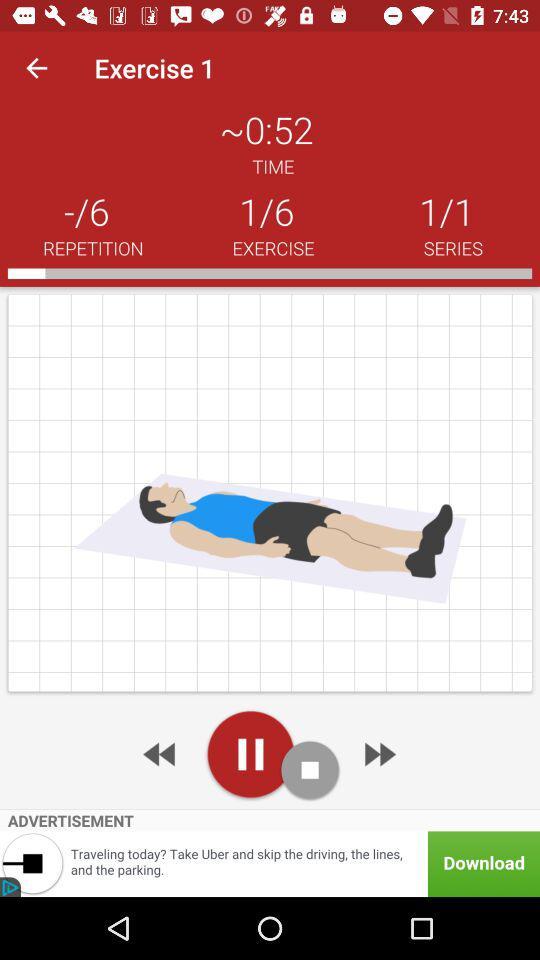 The height and width of the screenshot is (960, 540). I want to click on pause/play the file, so click(250, 753).